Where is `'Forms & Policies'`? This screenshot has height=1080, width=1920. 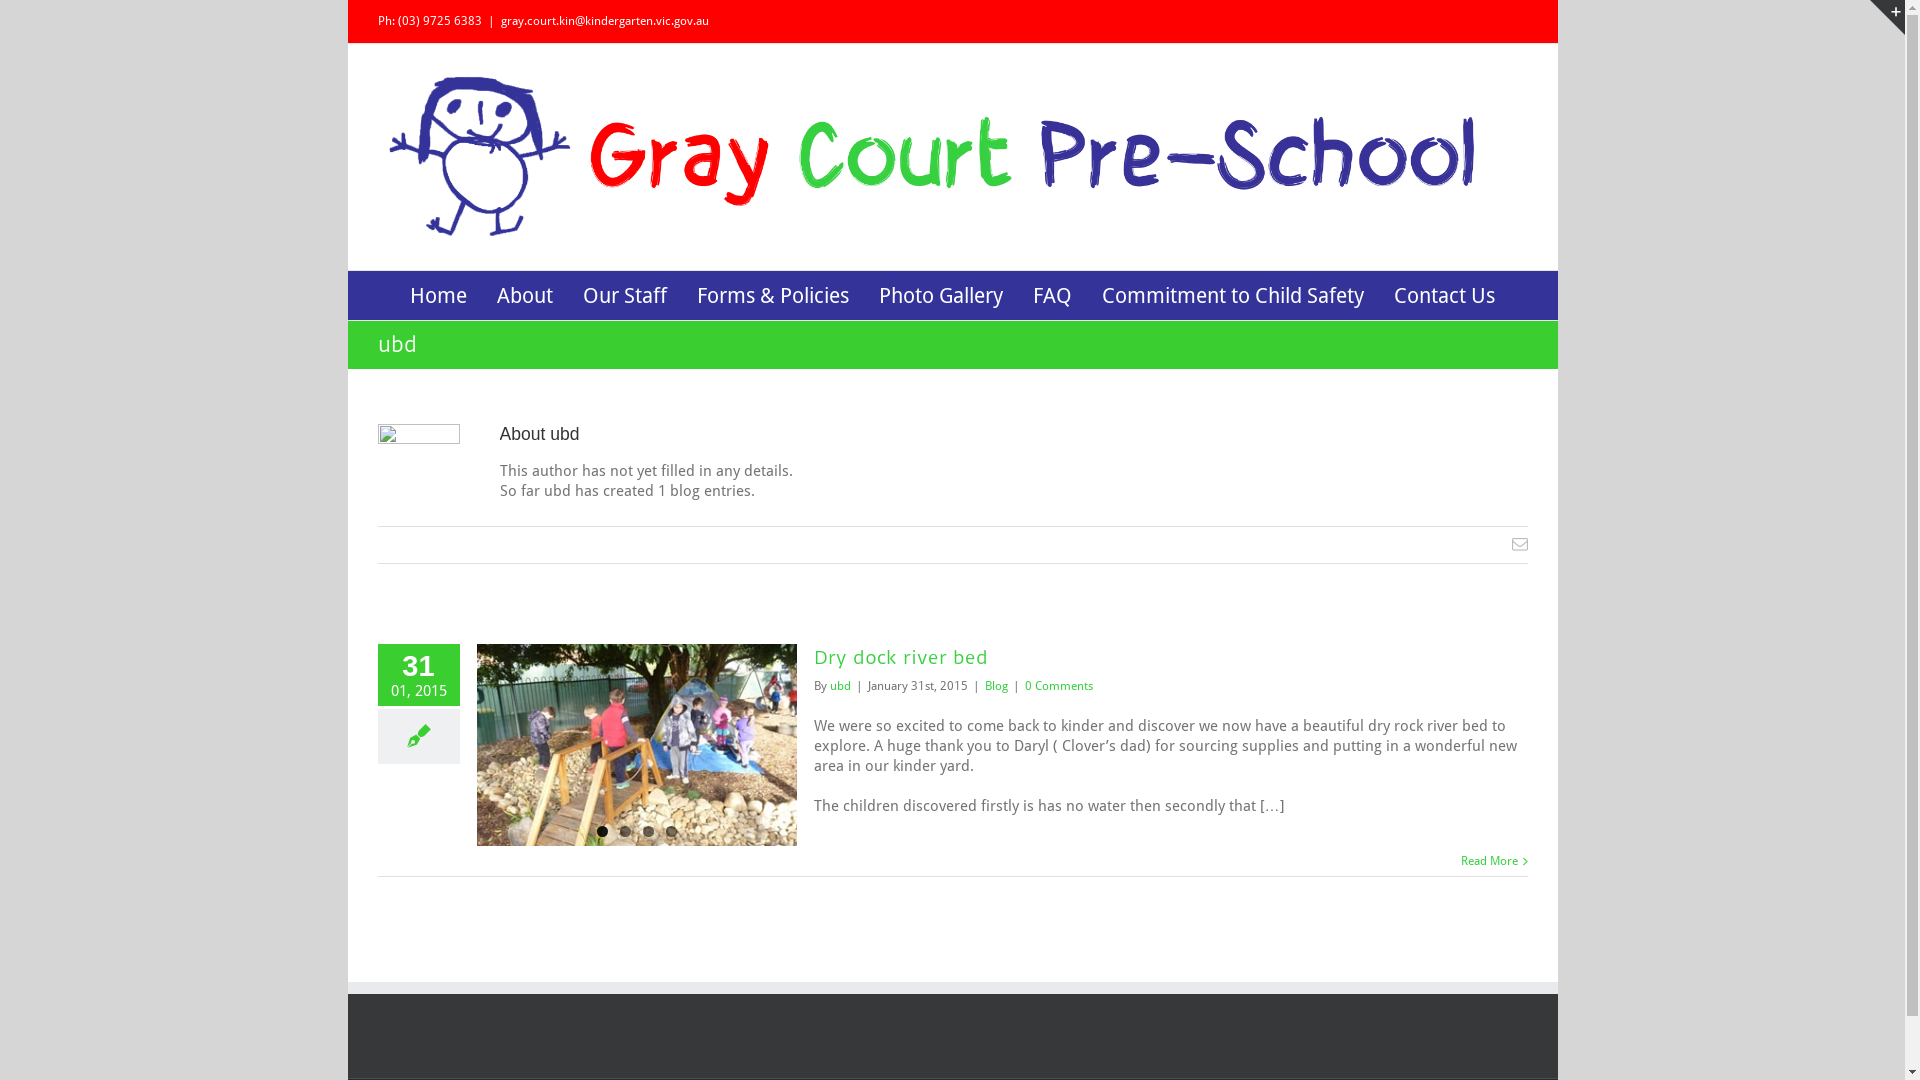
'Forms & Policies' is located at coordinates (771, 294).